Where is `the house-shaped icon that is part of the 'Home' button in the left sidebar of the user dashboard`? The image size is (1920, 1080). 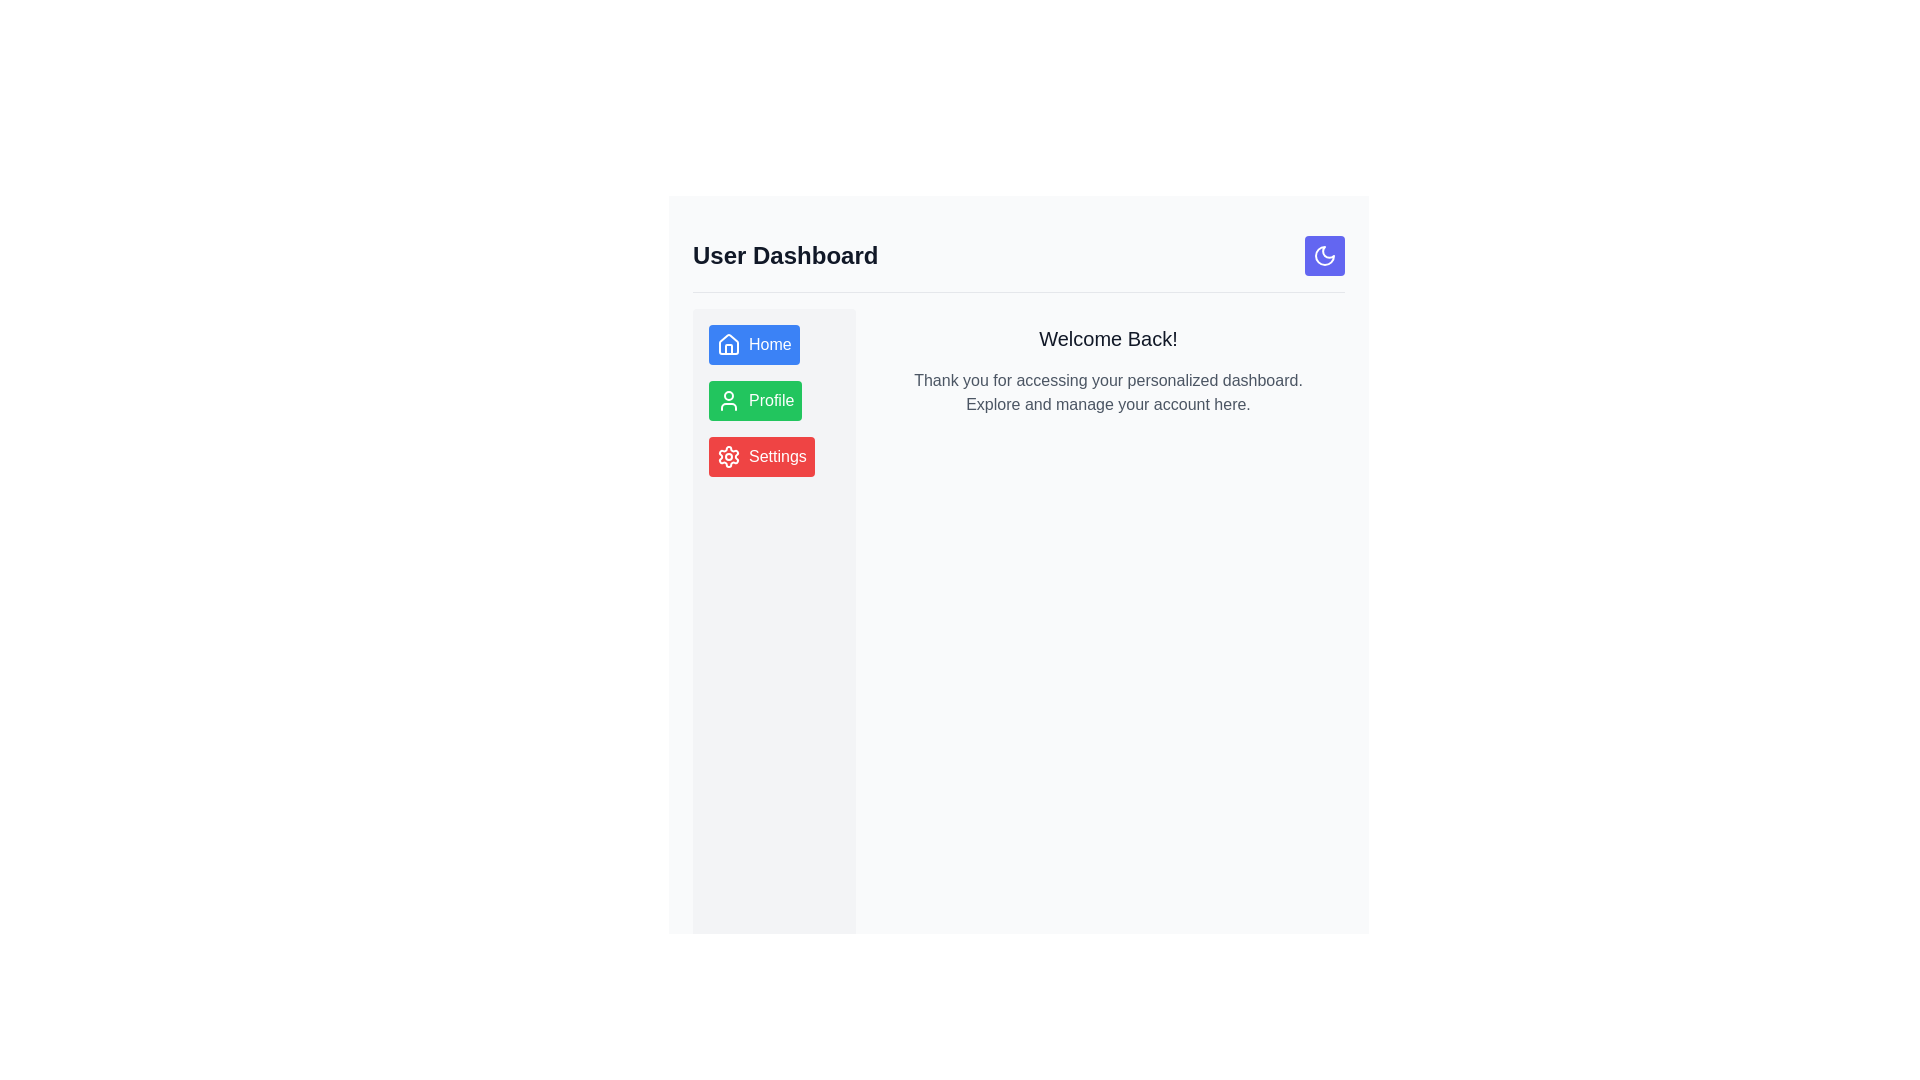 the house-shaped icon that is part of the 'Home' button in the left sidebar of the user dashboard is located at coordinates (728, 342).